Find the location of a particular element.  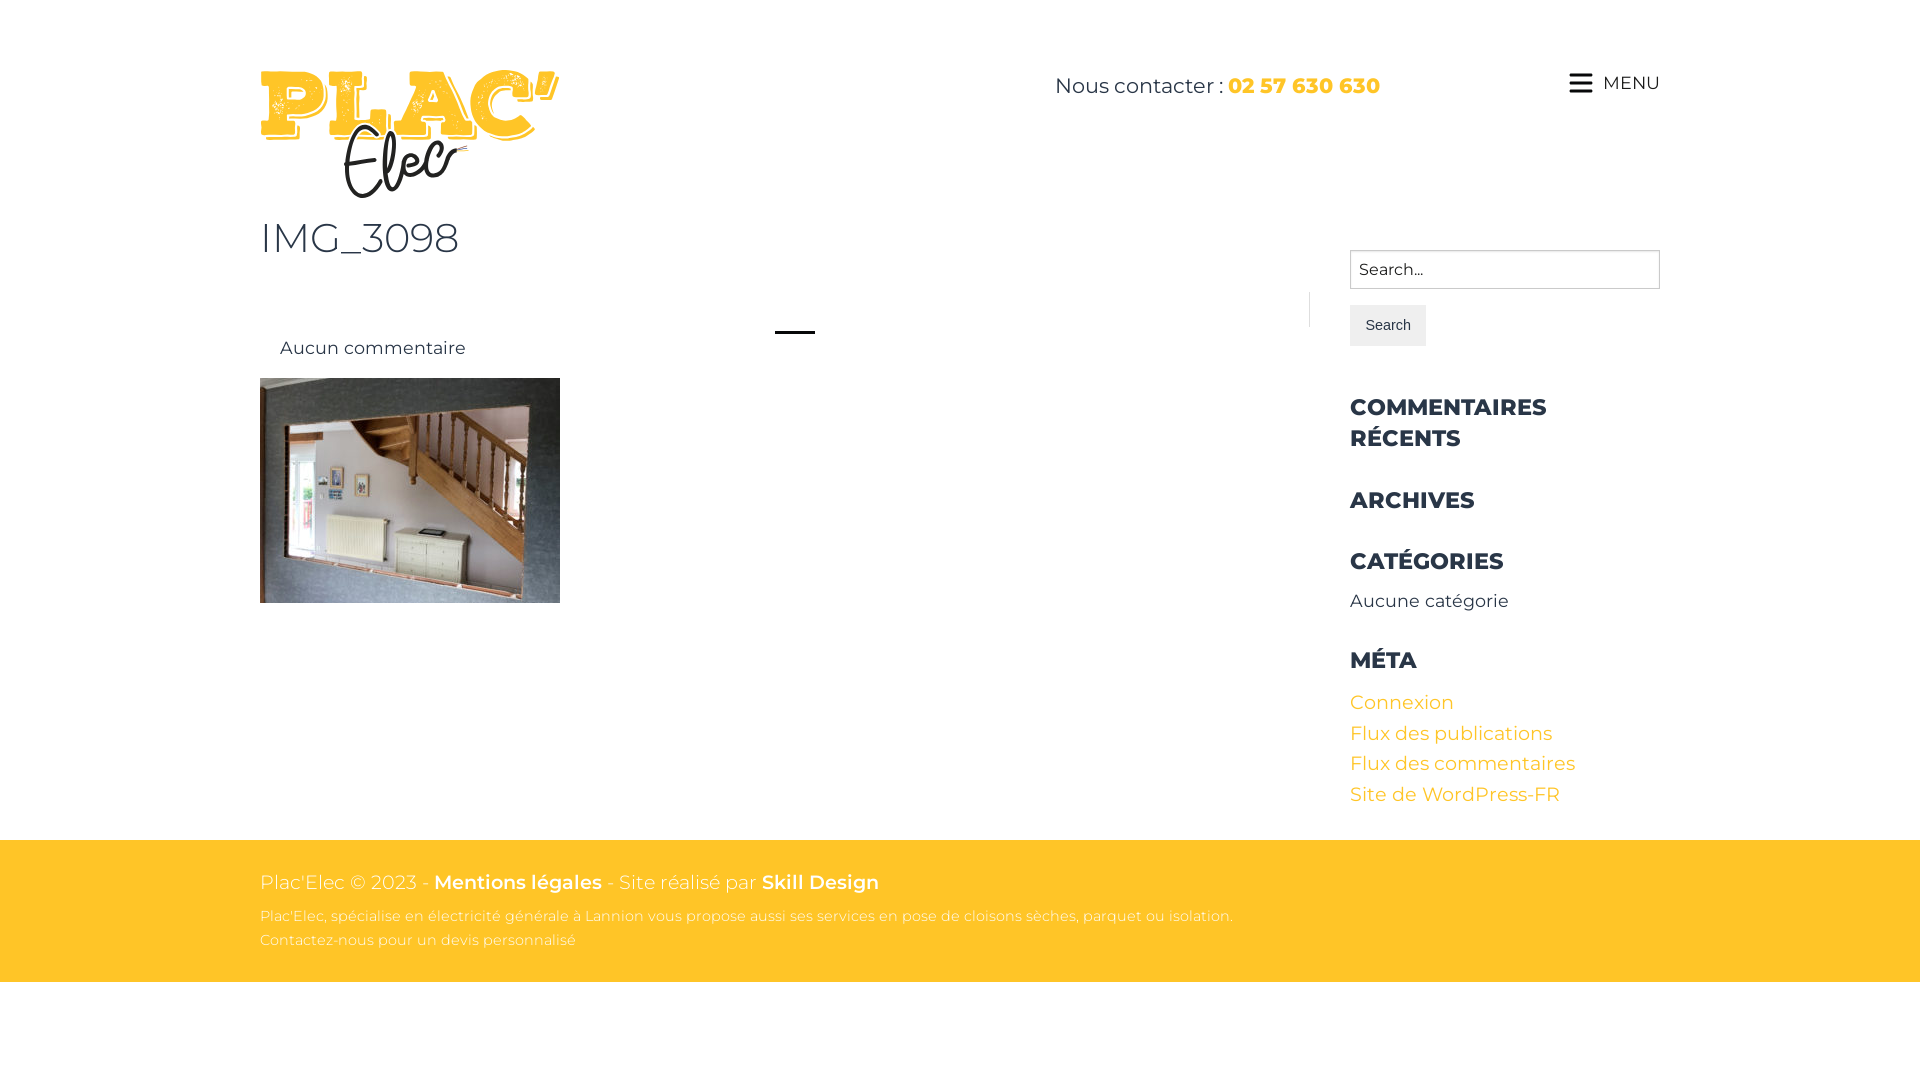

'Flux des publications' is located at coordinates (1349, 732).